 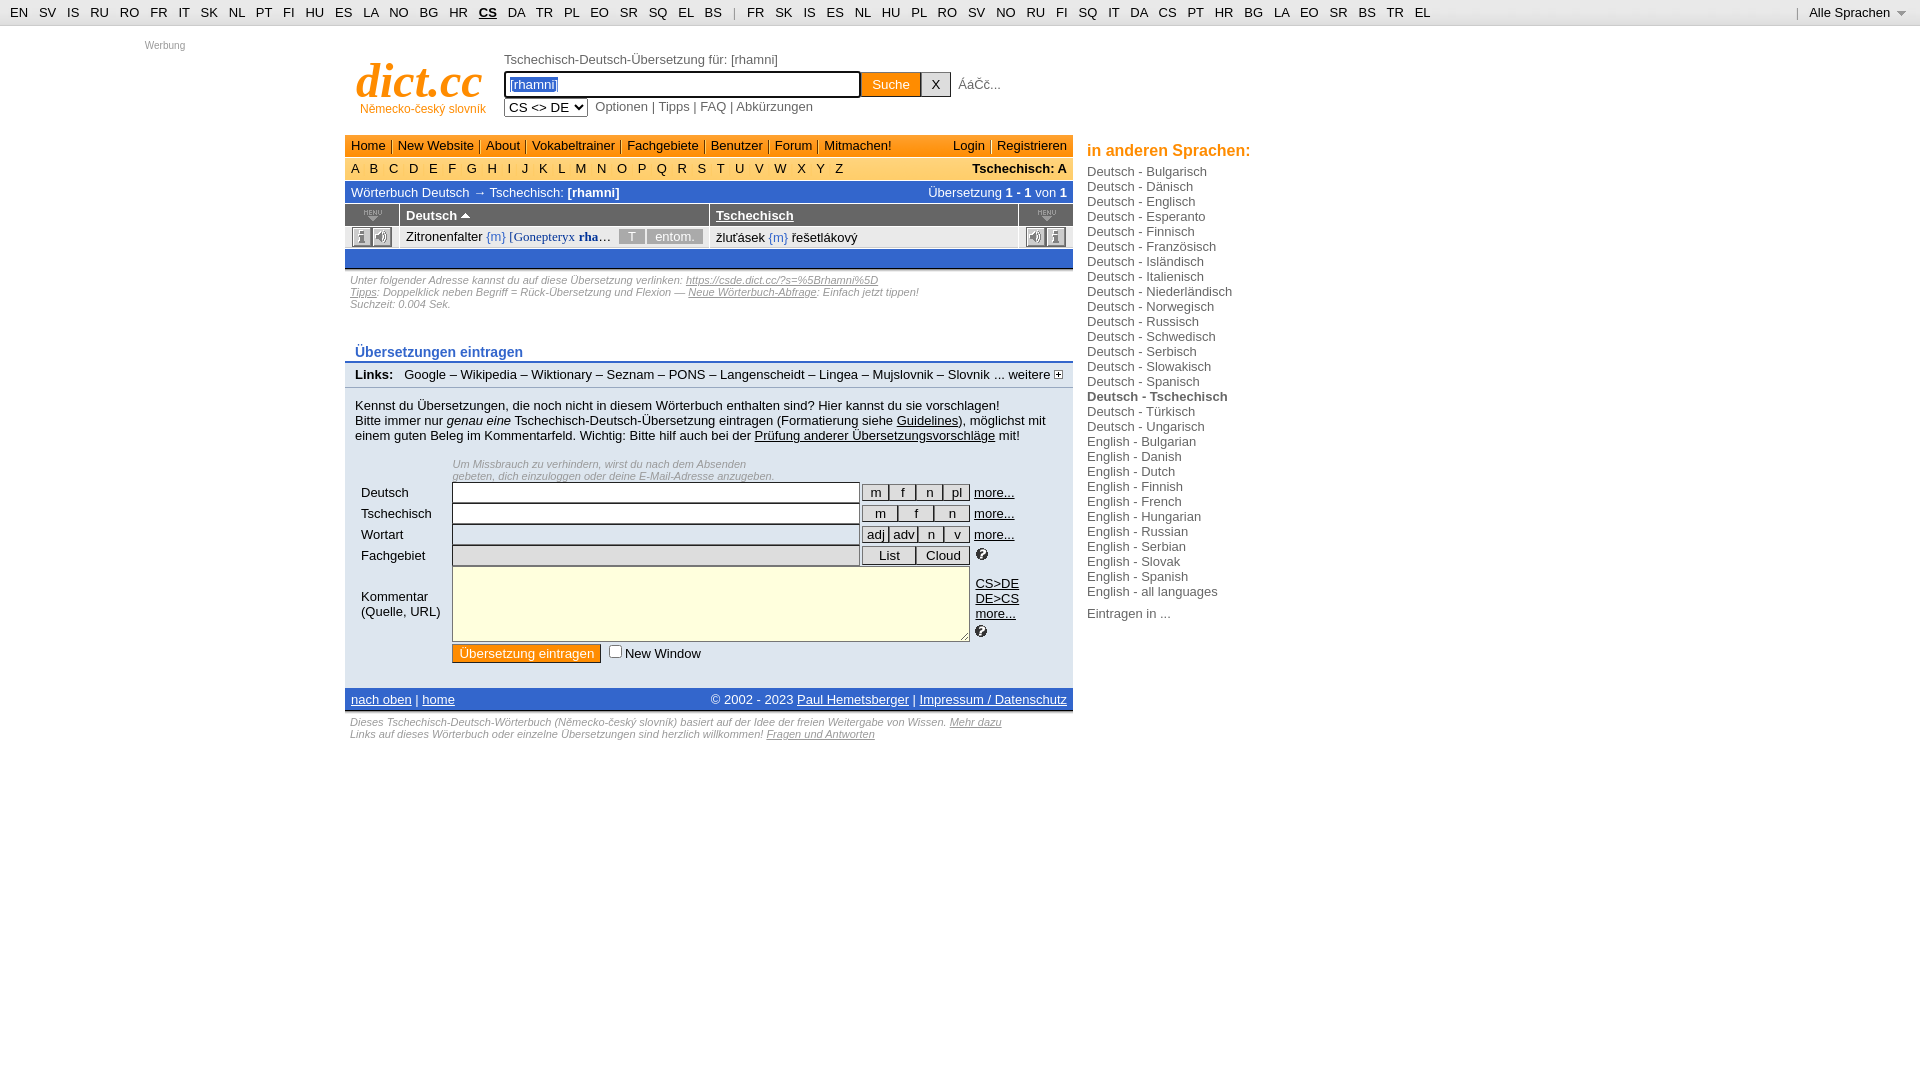 What do you see at coordinates (374, 167) in the screenshot?
I see `'B'` at bounding box center [374, 167].